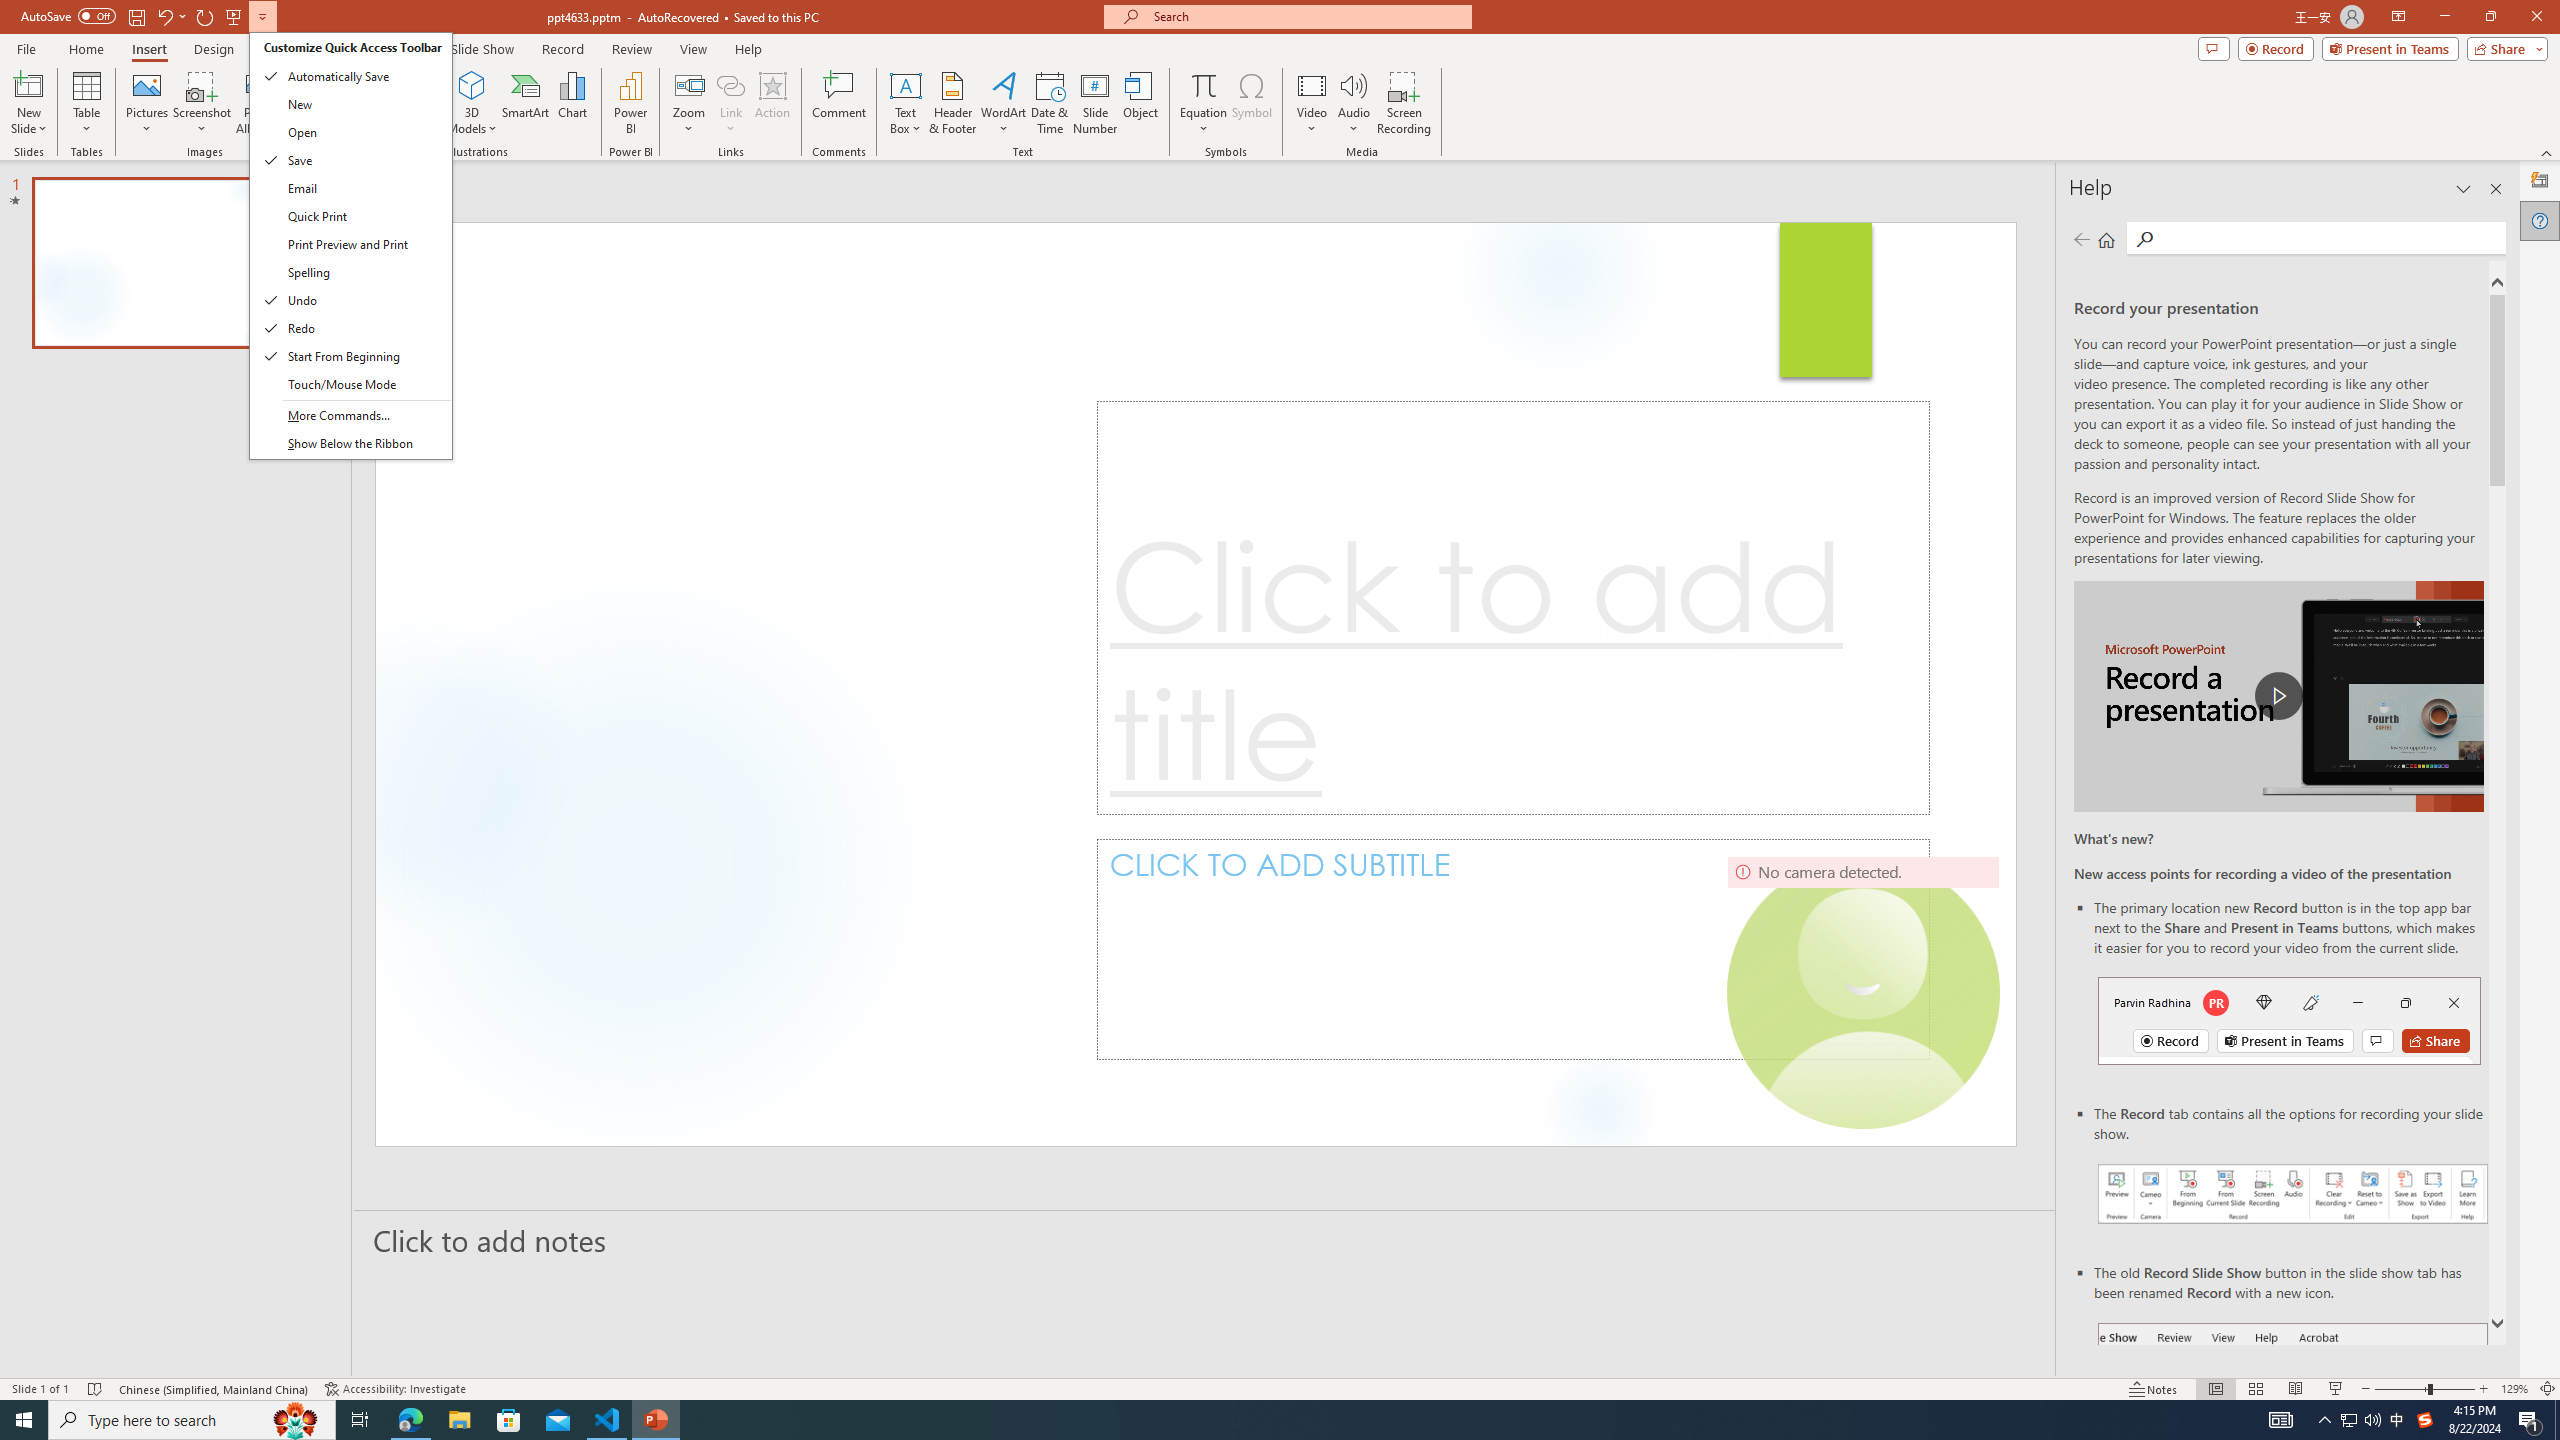 Image resolution: width=2560 pixels, height=1440 pixels. I want to click on 'Chart...', so click(572, 103).